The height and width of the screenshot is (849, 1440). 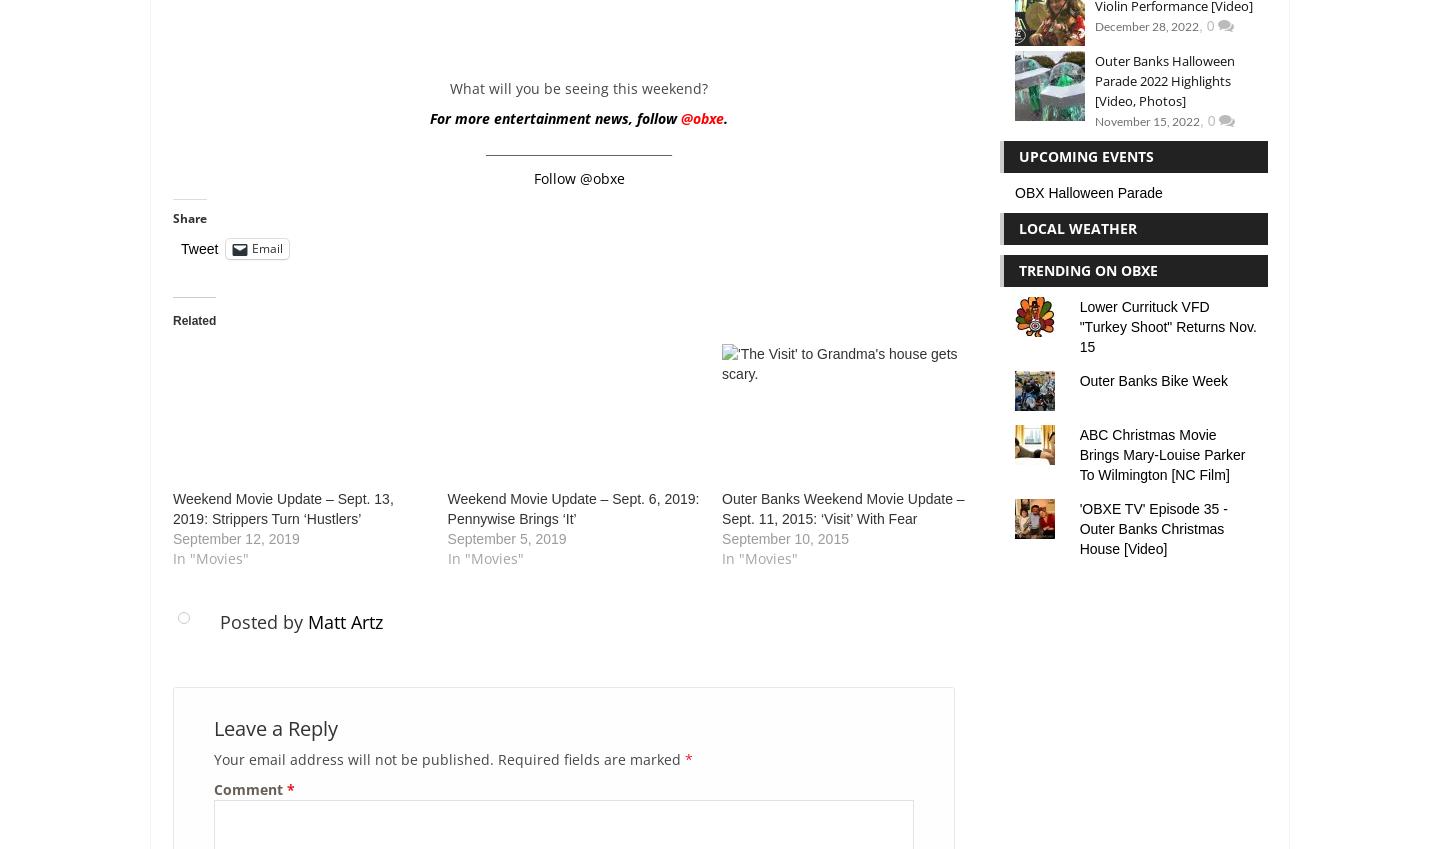 I want to click on 'Share', so click(x=189, y=217).